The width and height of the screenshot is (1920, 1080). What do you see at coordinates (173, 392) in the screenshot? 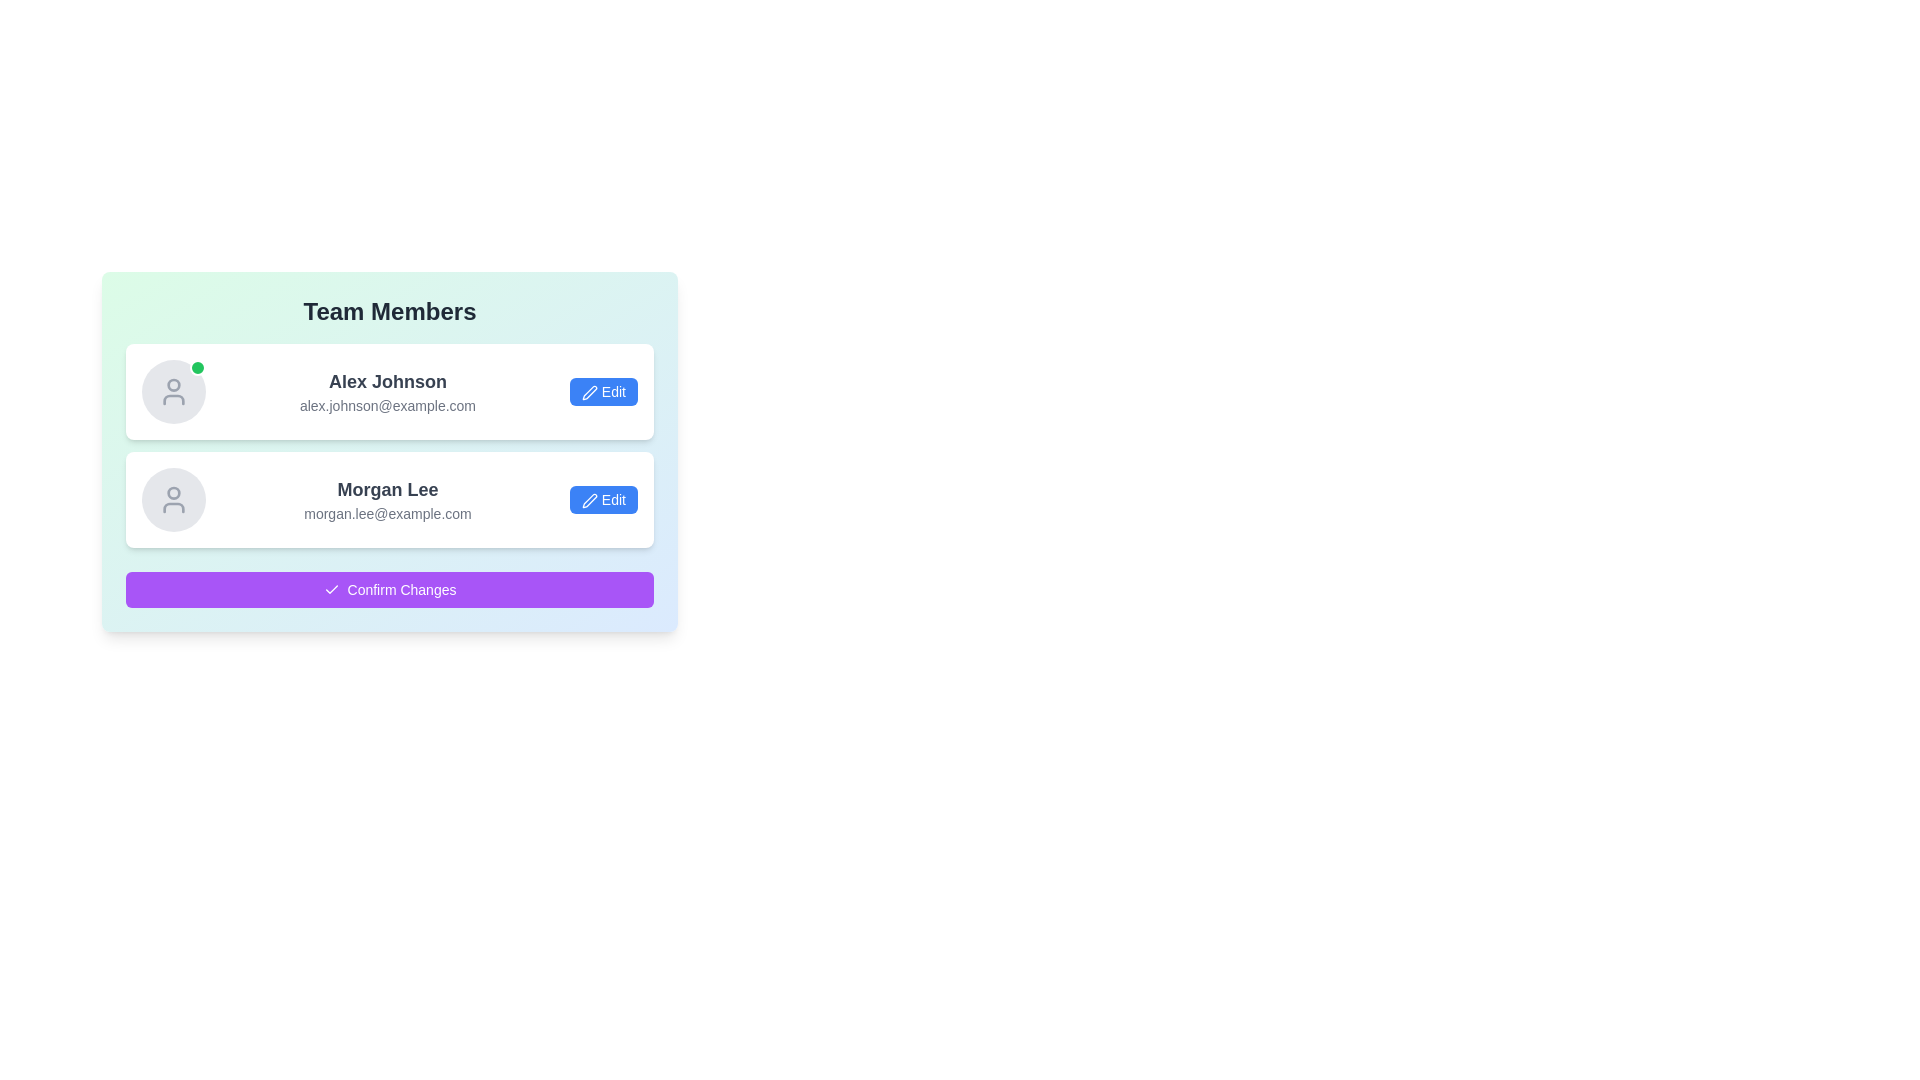
I see `the user profile icon, which is a circular icon outlined in gray with a minimalistic head and shoulders design, located within the rounded light-gray background of the 'Alex Johnson' user information row` at bounding box center [173, 392].